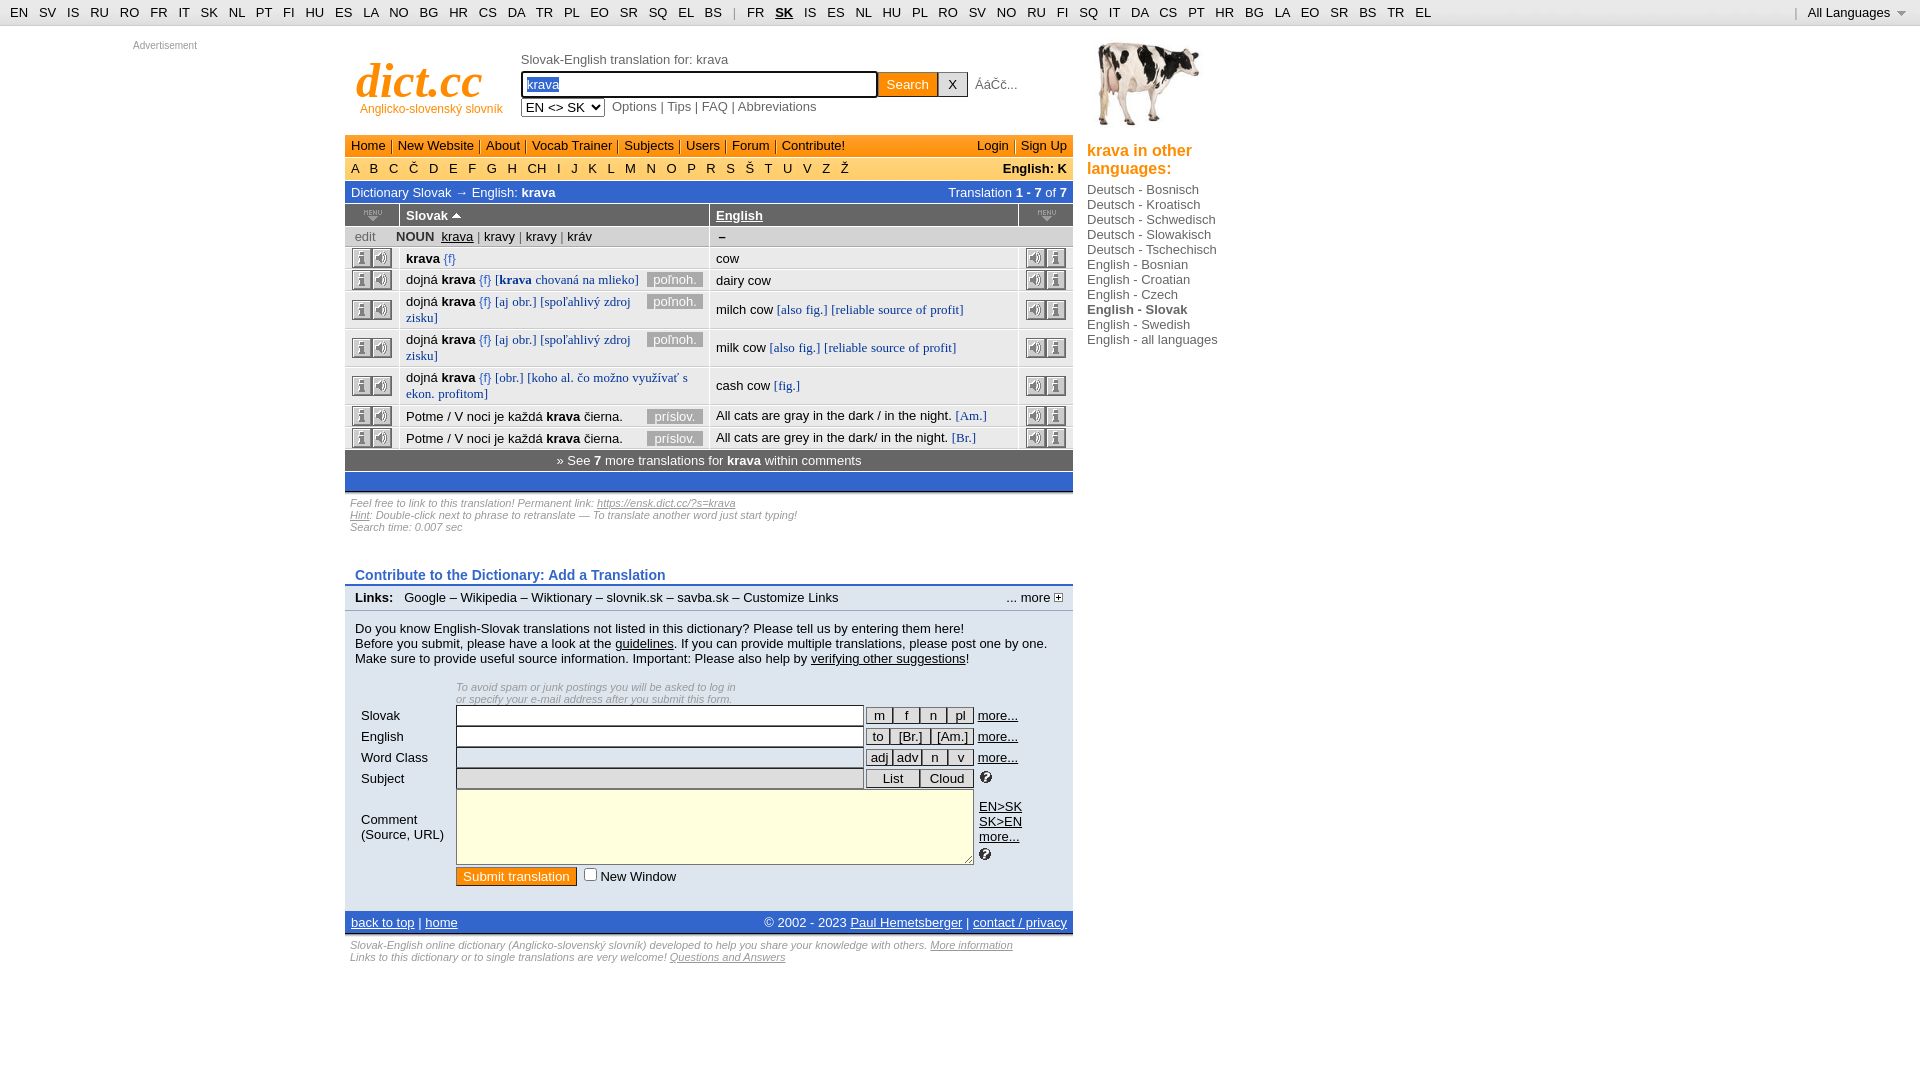 The height and width of the screenshot is (1080, 1920). Describe the element at coordinates (678, 106) in the screenshot. I see `'Tips'` at that location.